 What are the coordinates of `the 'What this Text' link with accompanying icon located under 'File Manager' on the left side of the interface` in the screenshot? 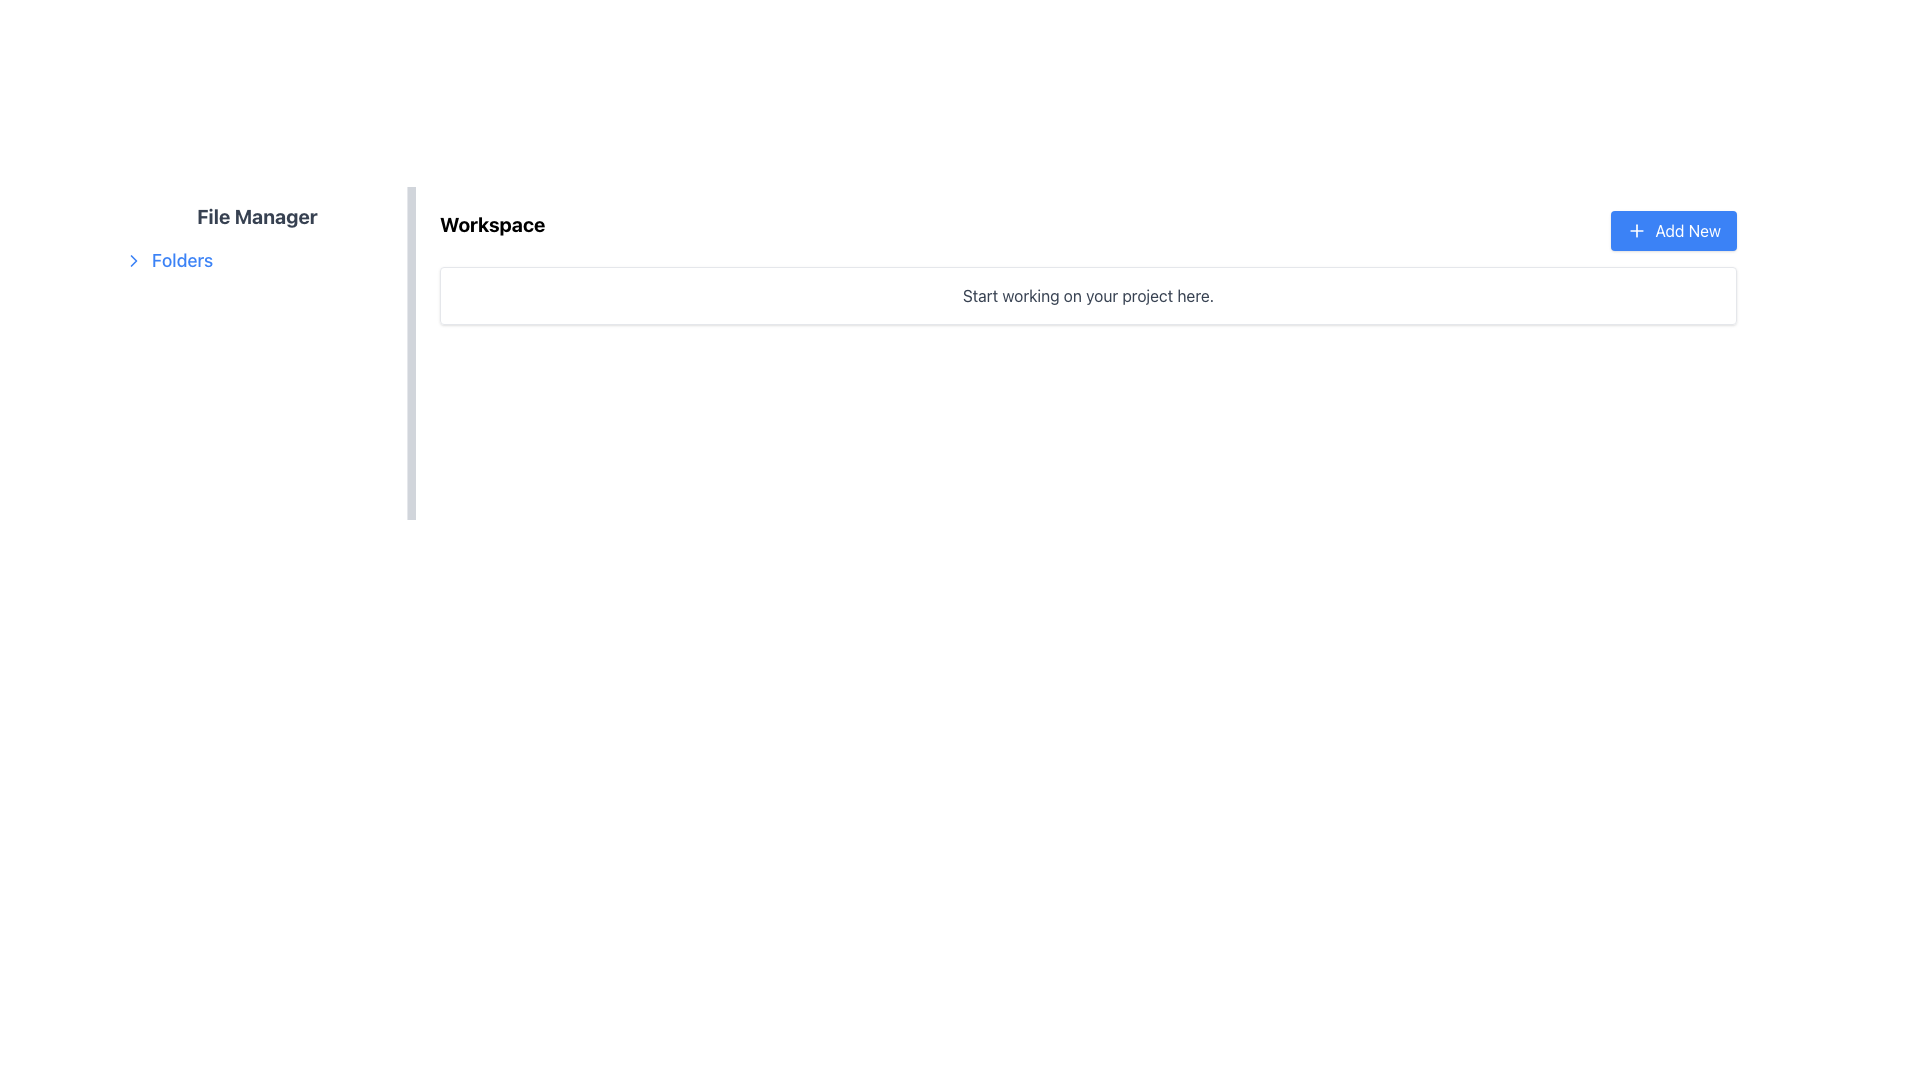 It's located at (168, 260).